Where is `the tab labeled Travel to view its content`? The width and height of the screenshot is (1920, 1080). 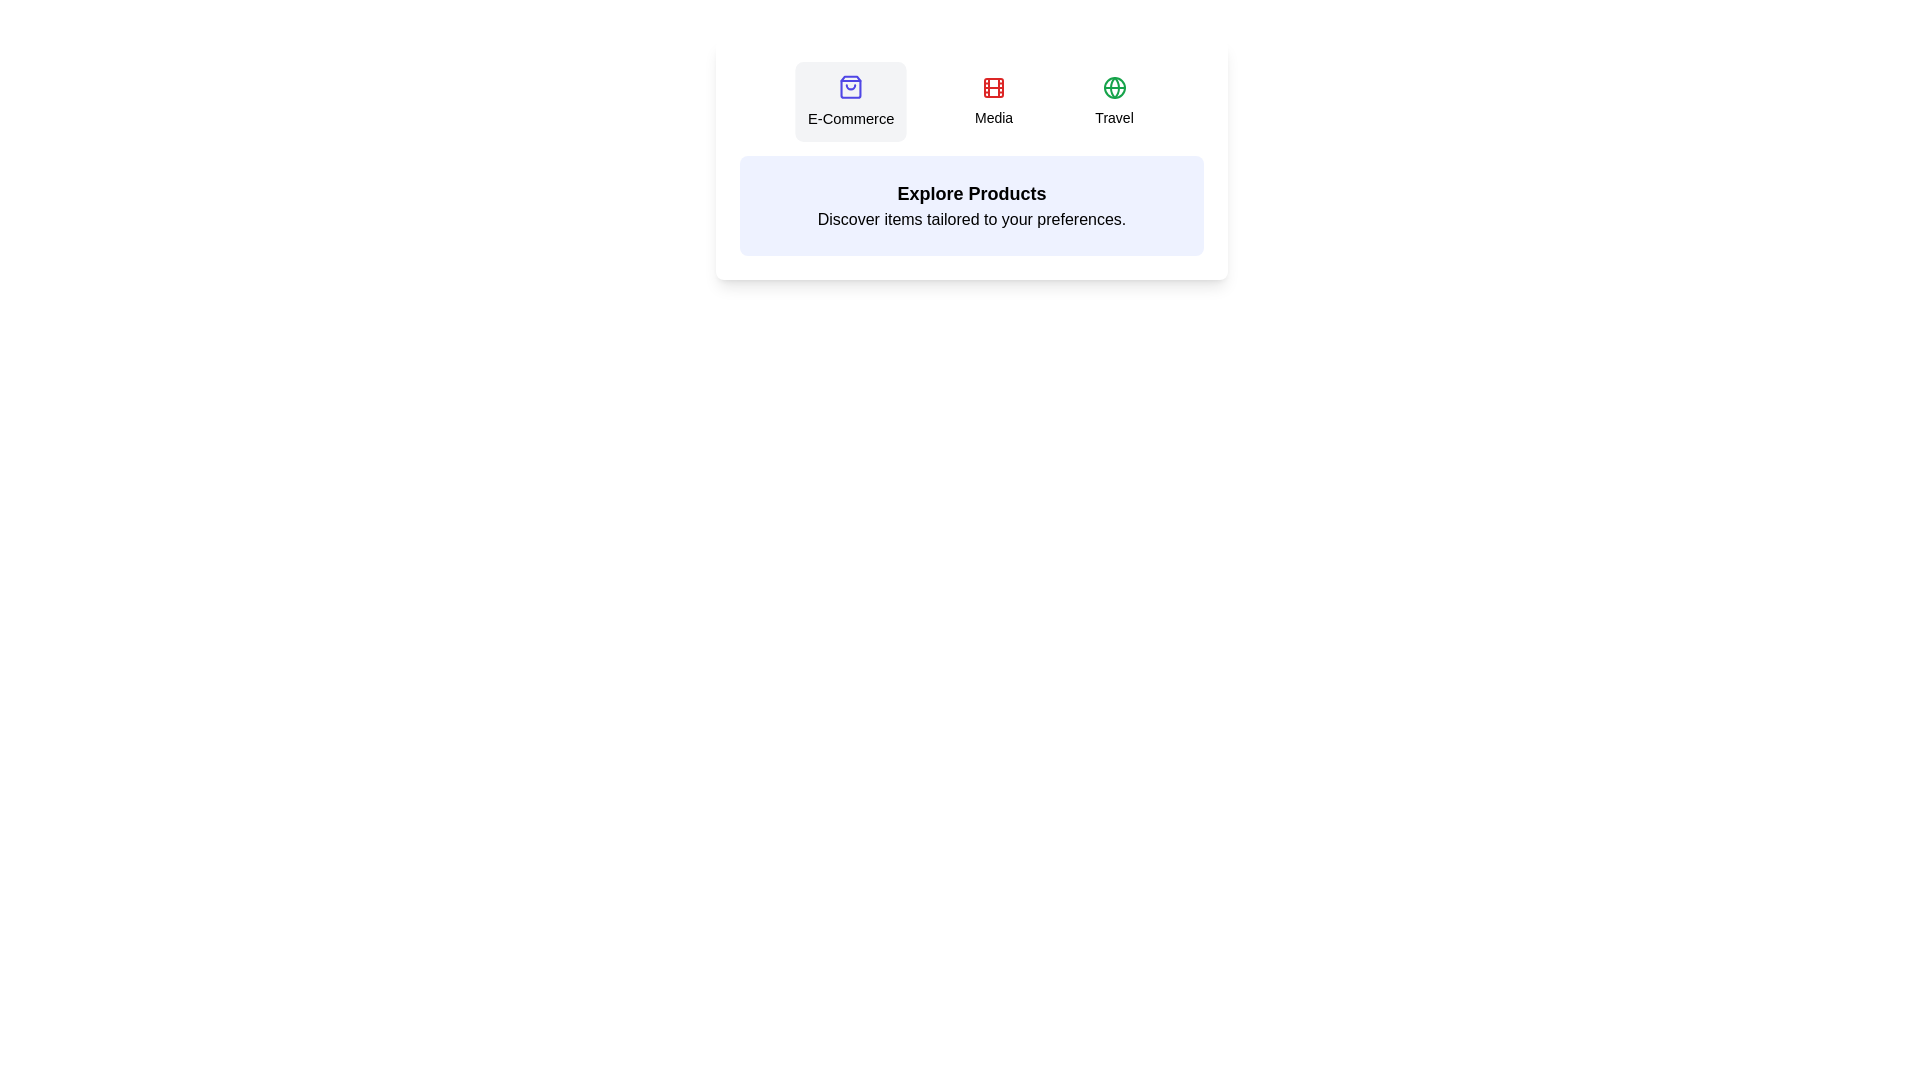 the tab labeled Travel to view its content is located at coordinates (1113, 101).